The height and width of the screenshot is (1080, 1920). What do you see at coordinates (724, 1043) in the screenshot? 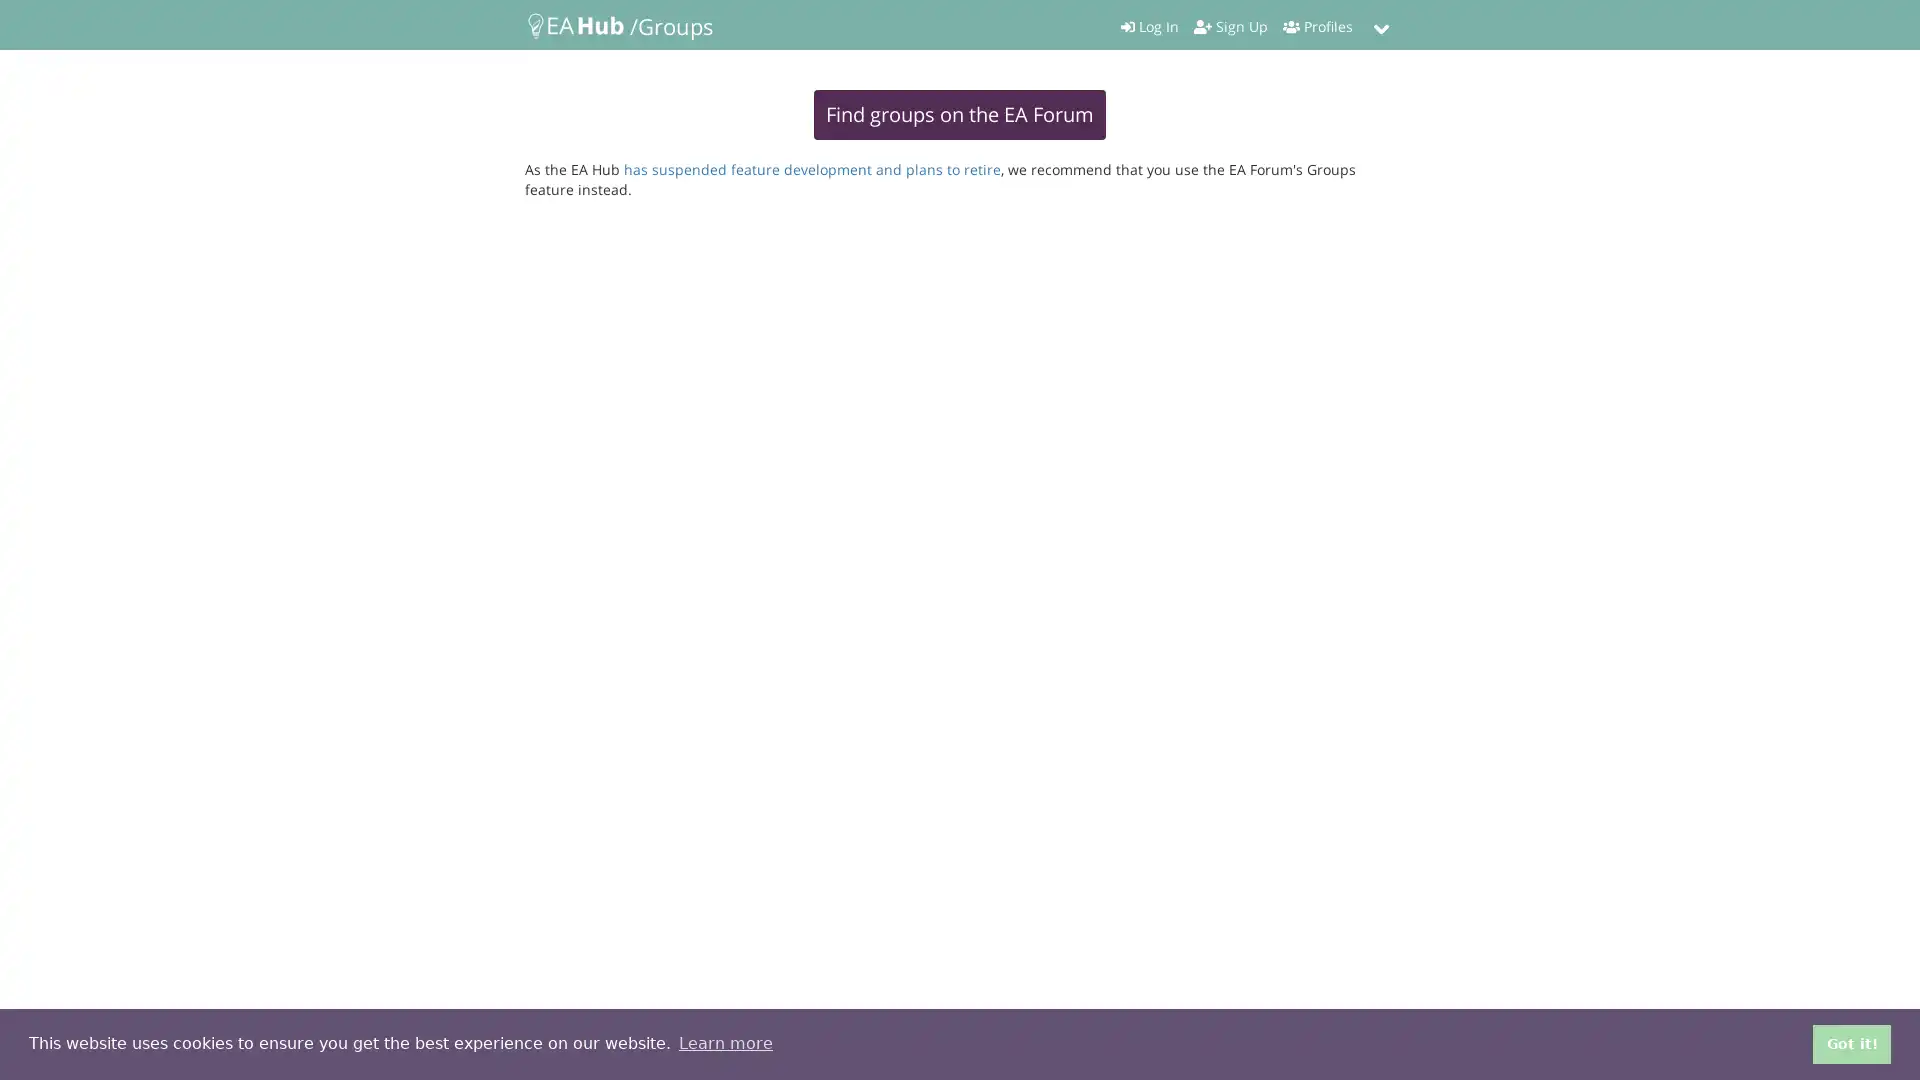
I see `learn more about cookies` at bounding box center [724, 1043].